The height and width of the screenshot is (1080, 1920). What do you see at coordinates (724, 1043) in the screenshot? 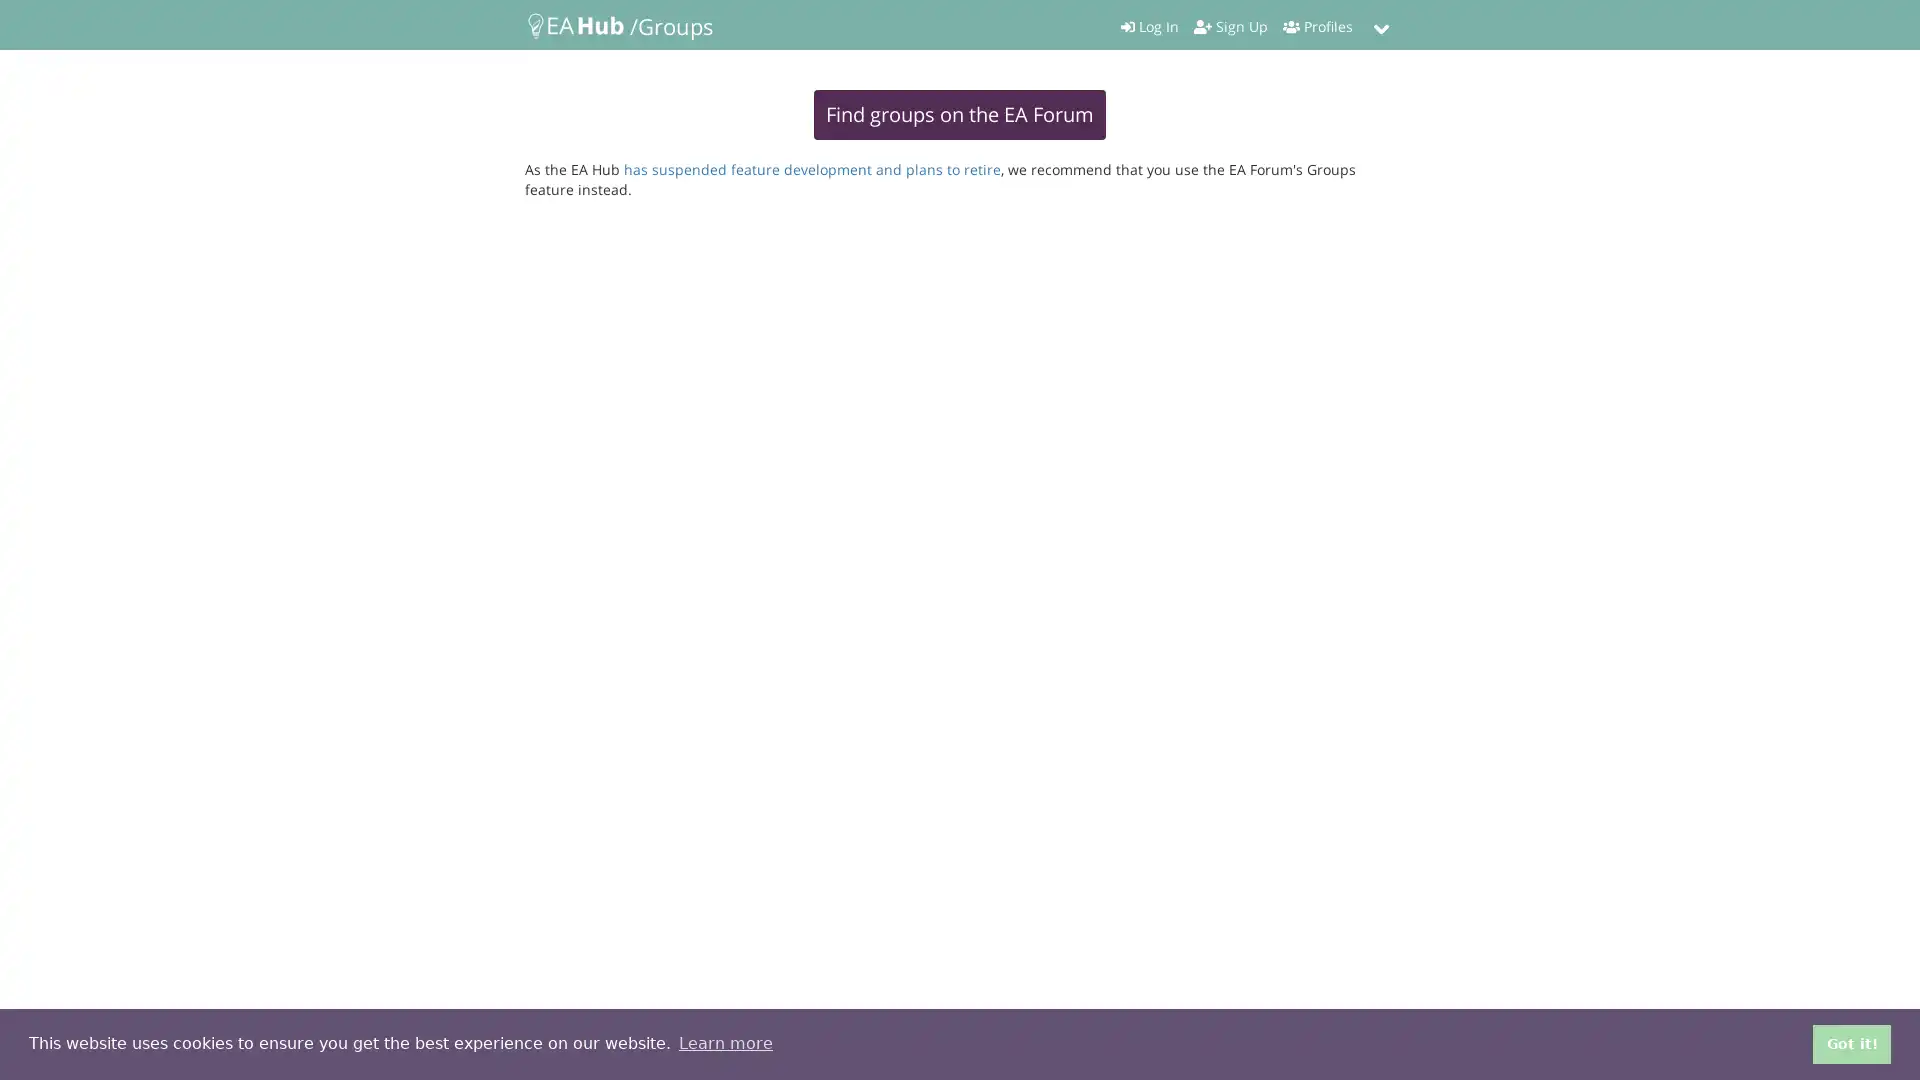
I see `learn more about cookies` at bounding box center [724, 1043].